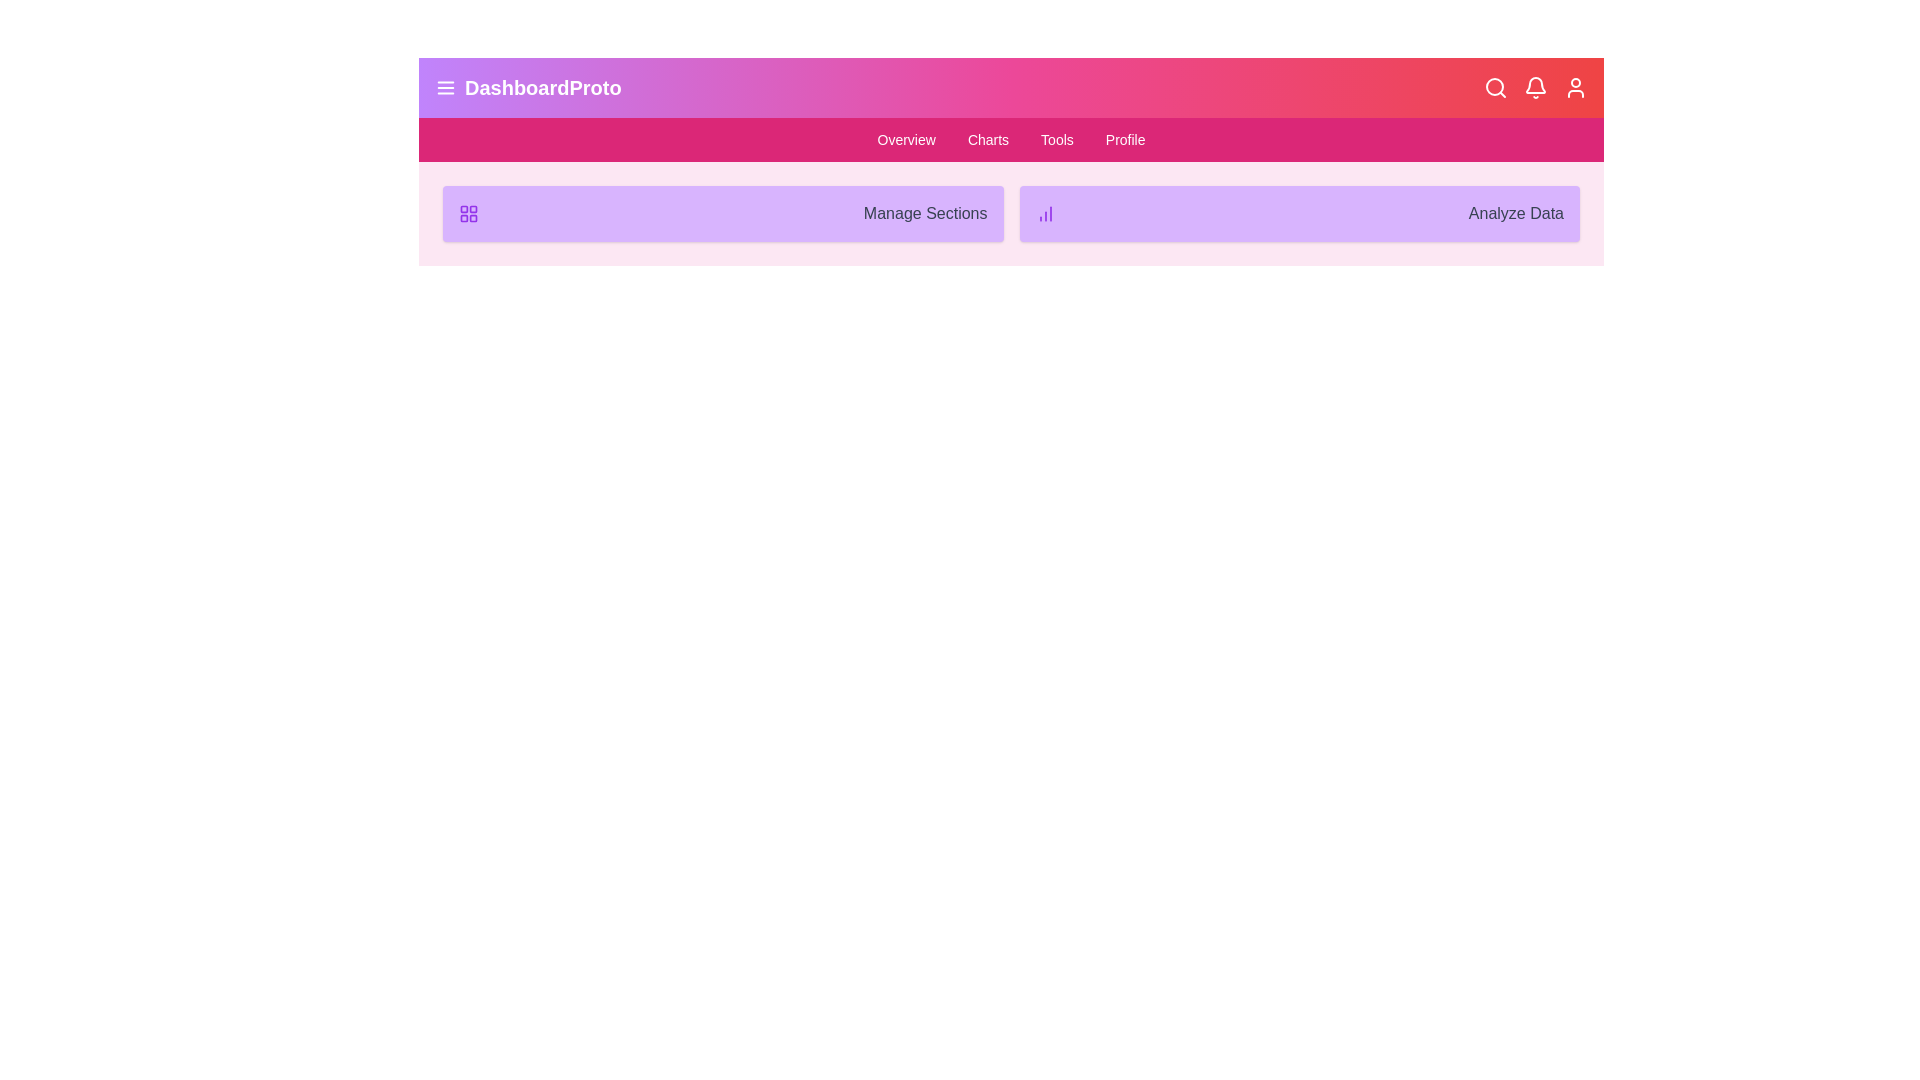 The width and height of the screenshot is (1920, 1080). I want to click on the menu item Tools to navigate to the corresponding section, so click(1056, 138).